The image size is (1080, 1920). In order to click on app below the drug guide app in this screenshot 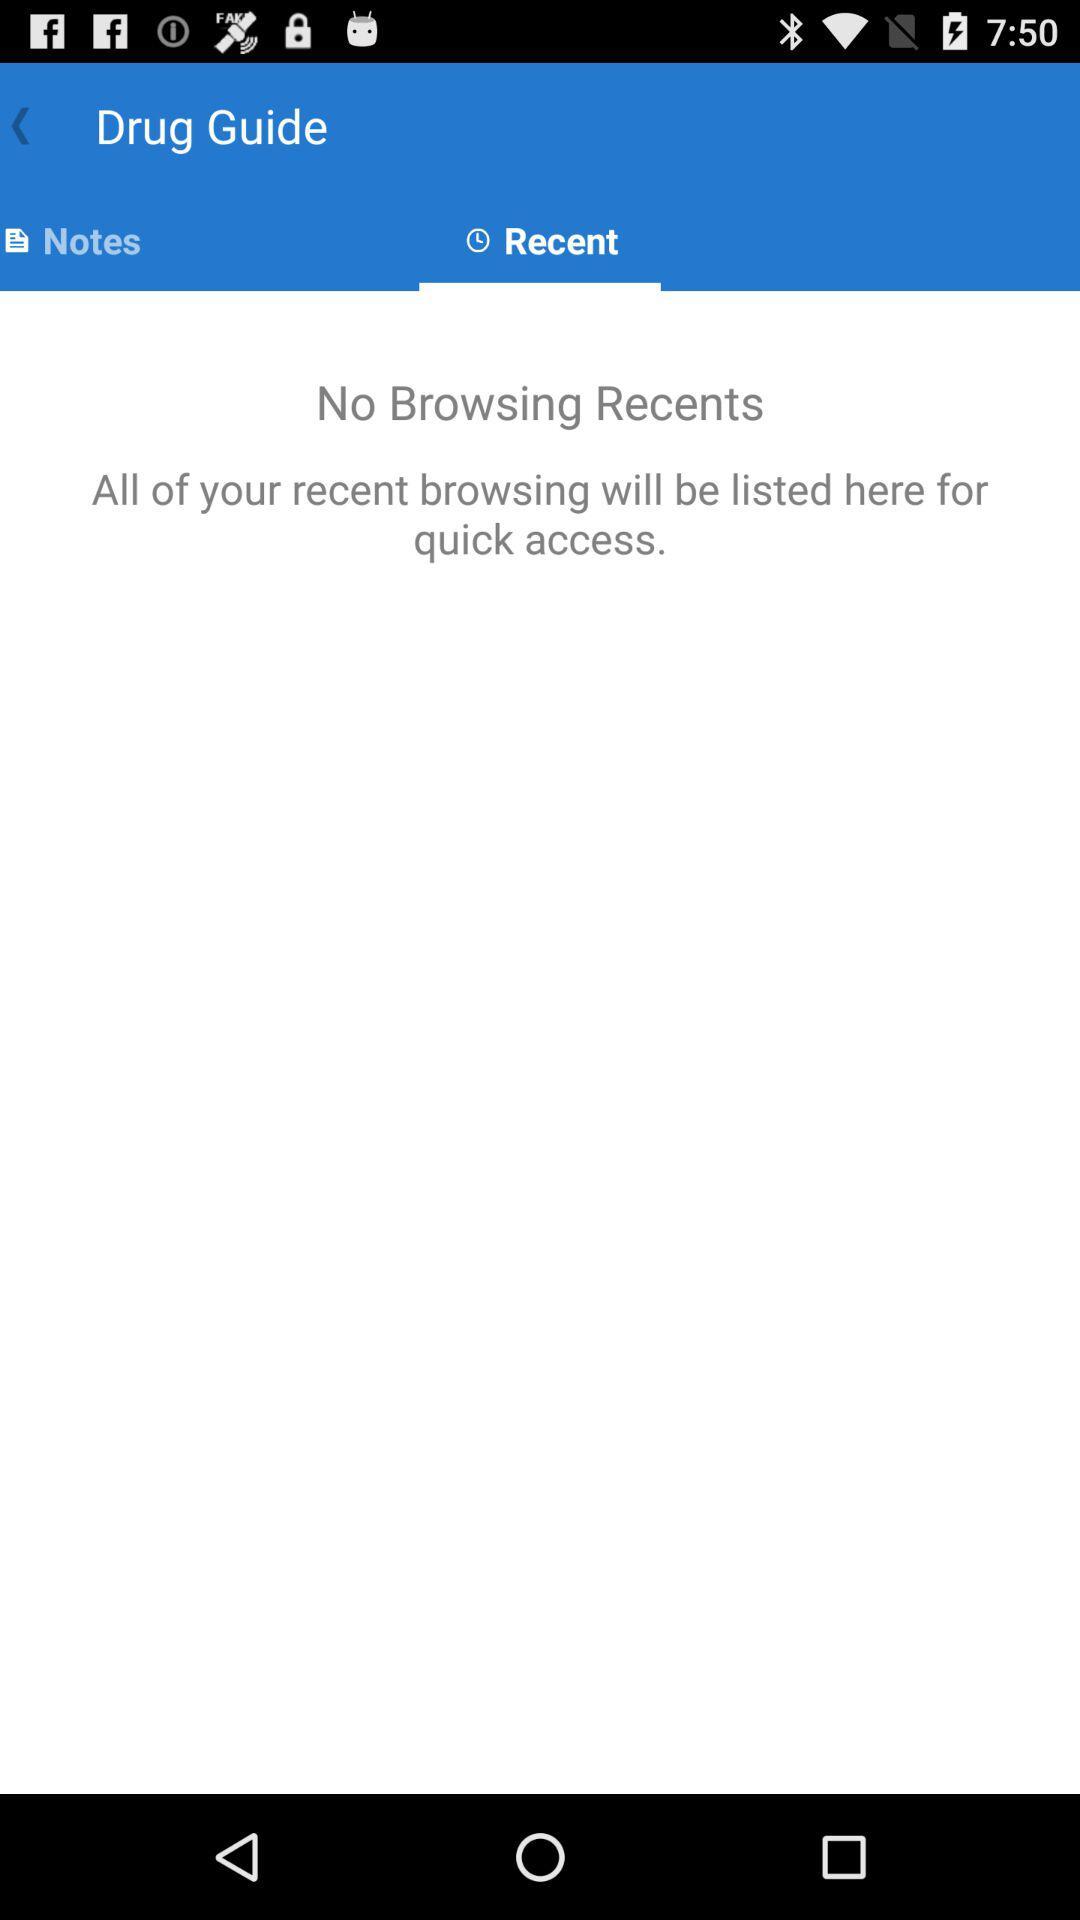, I will do `click(69, 240)`.